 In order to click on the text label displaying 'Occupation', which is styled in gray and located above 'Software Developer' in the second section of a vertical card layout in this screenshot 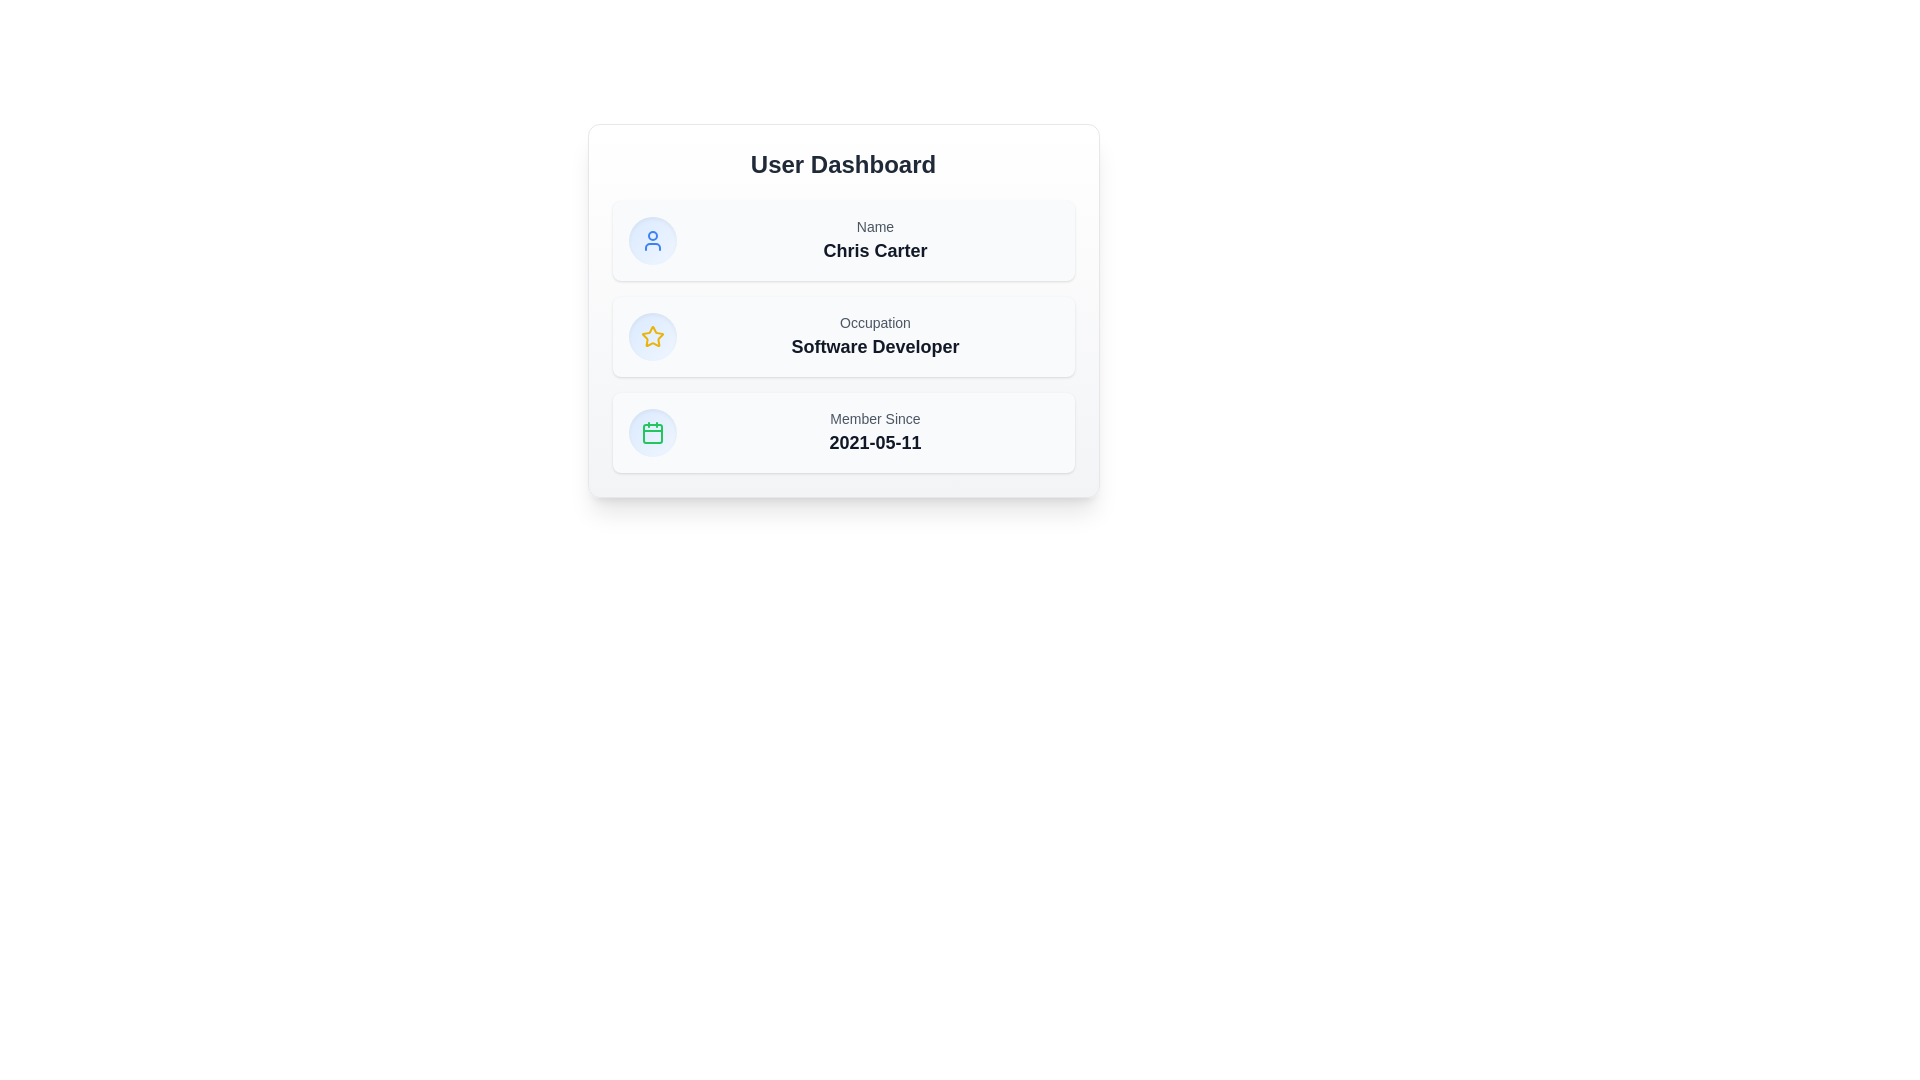, I will do `click(875, 322)`.